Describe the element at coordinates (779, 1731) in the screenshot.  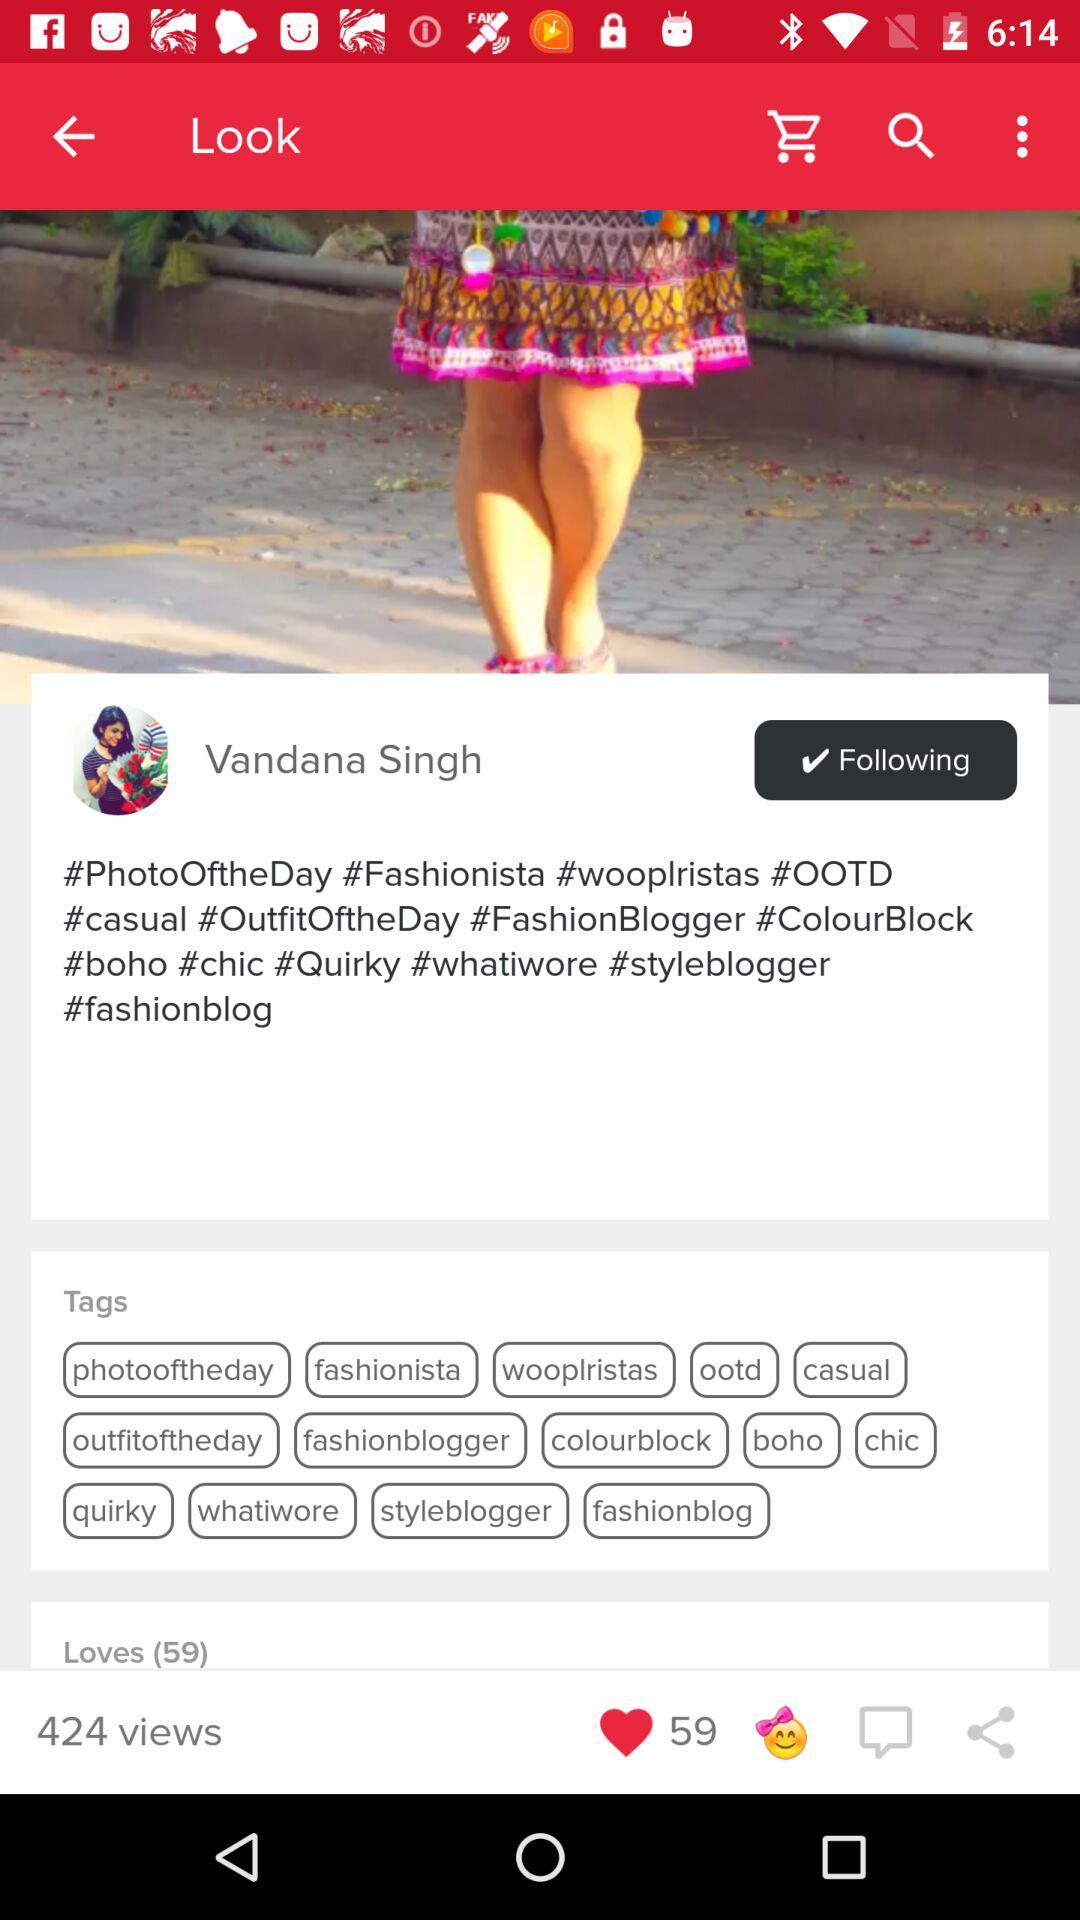
I see `the emoji icon` at that location.